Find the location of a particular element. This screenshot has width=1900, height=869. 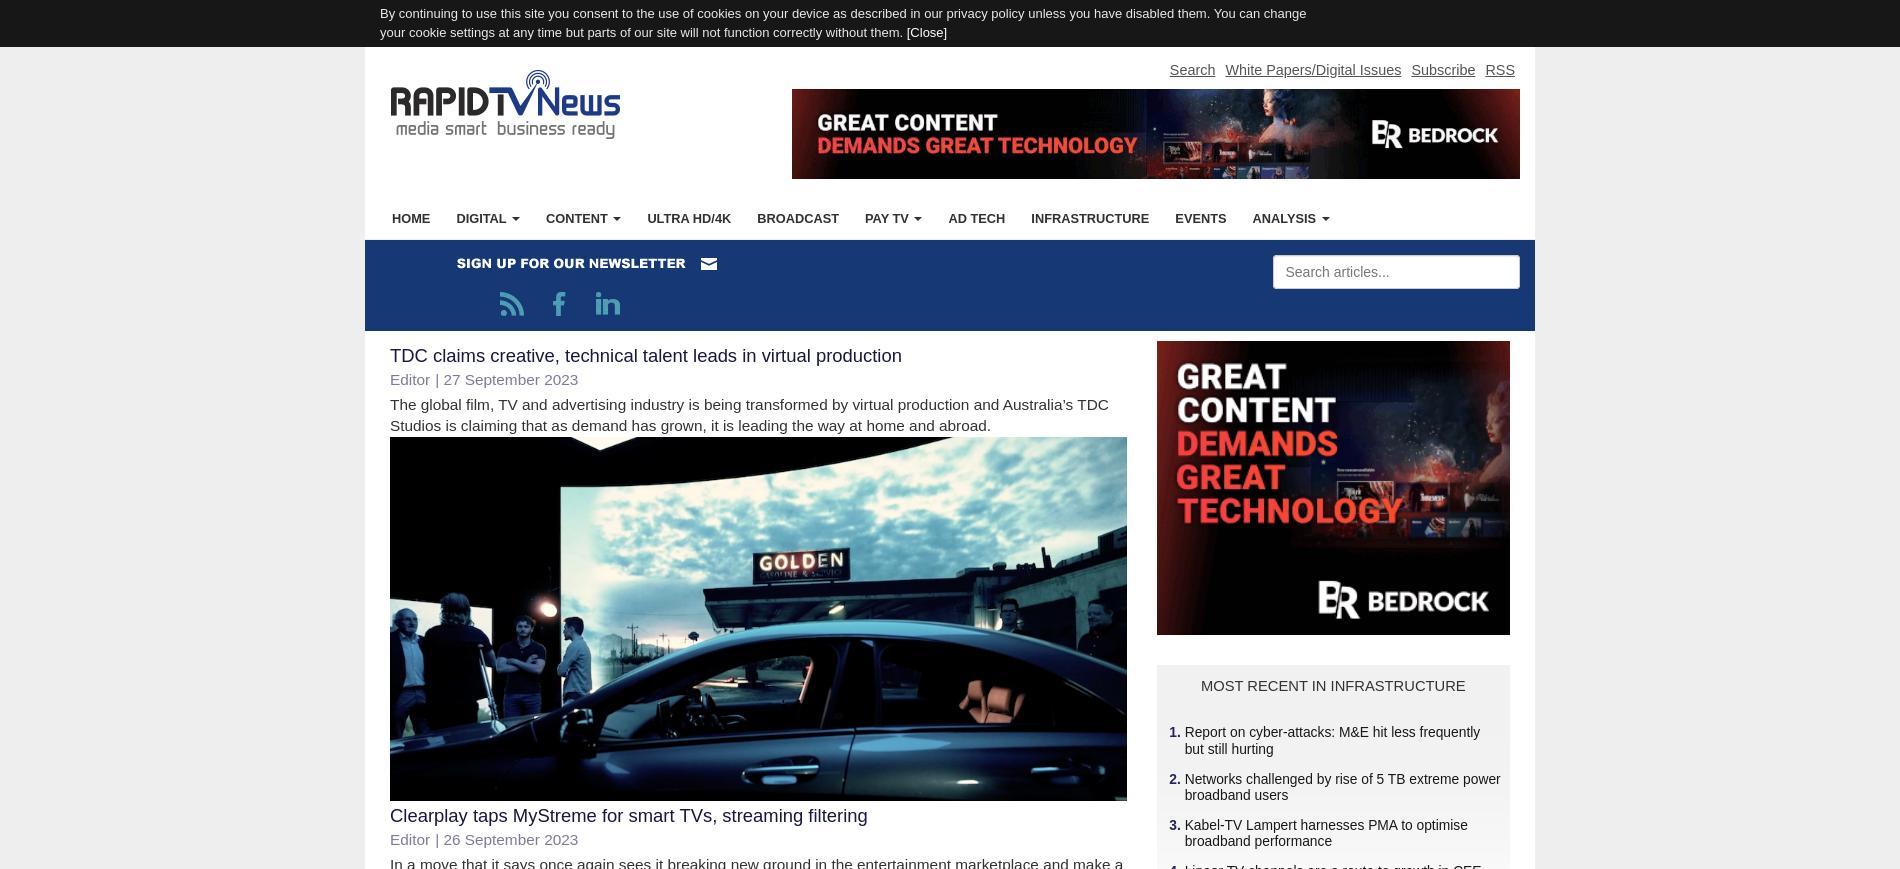

'Most recent in Infrastructure' is located at coordinates (1331, 685).